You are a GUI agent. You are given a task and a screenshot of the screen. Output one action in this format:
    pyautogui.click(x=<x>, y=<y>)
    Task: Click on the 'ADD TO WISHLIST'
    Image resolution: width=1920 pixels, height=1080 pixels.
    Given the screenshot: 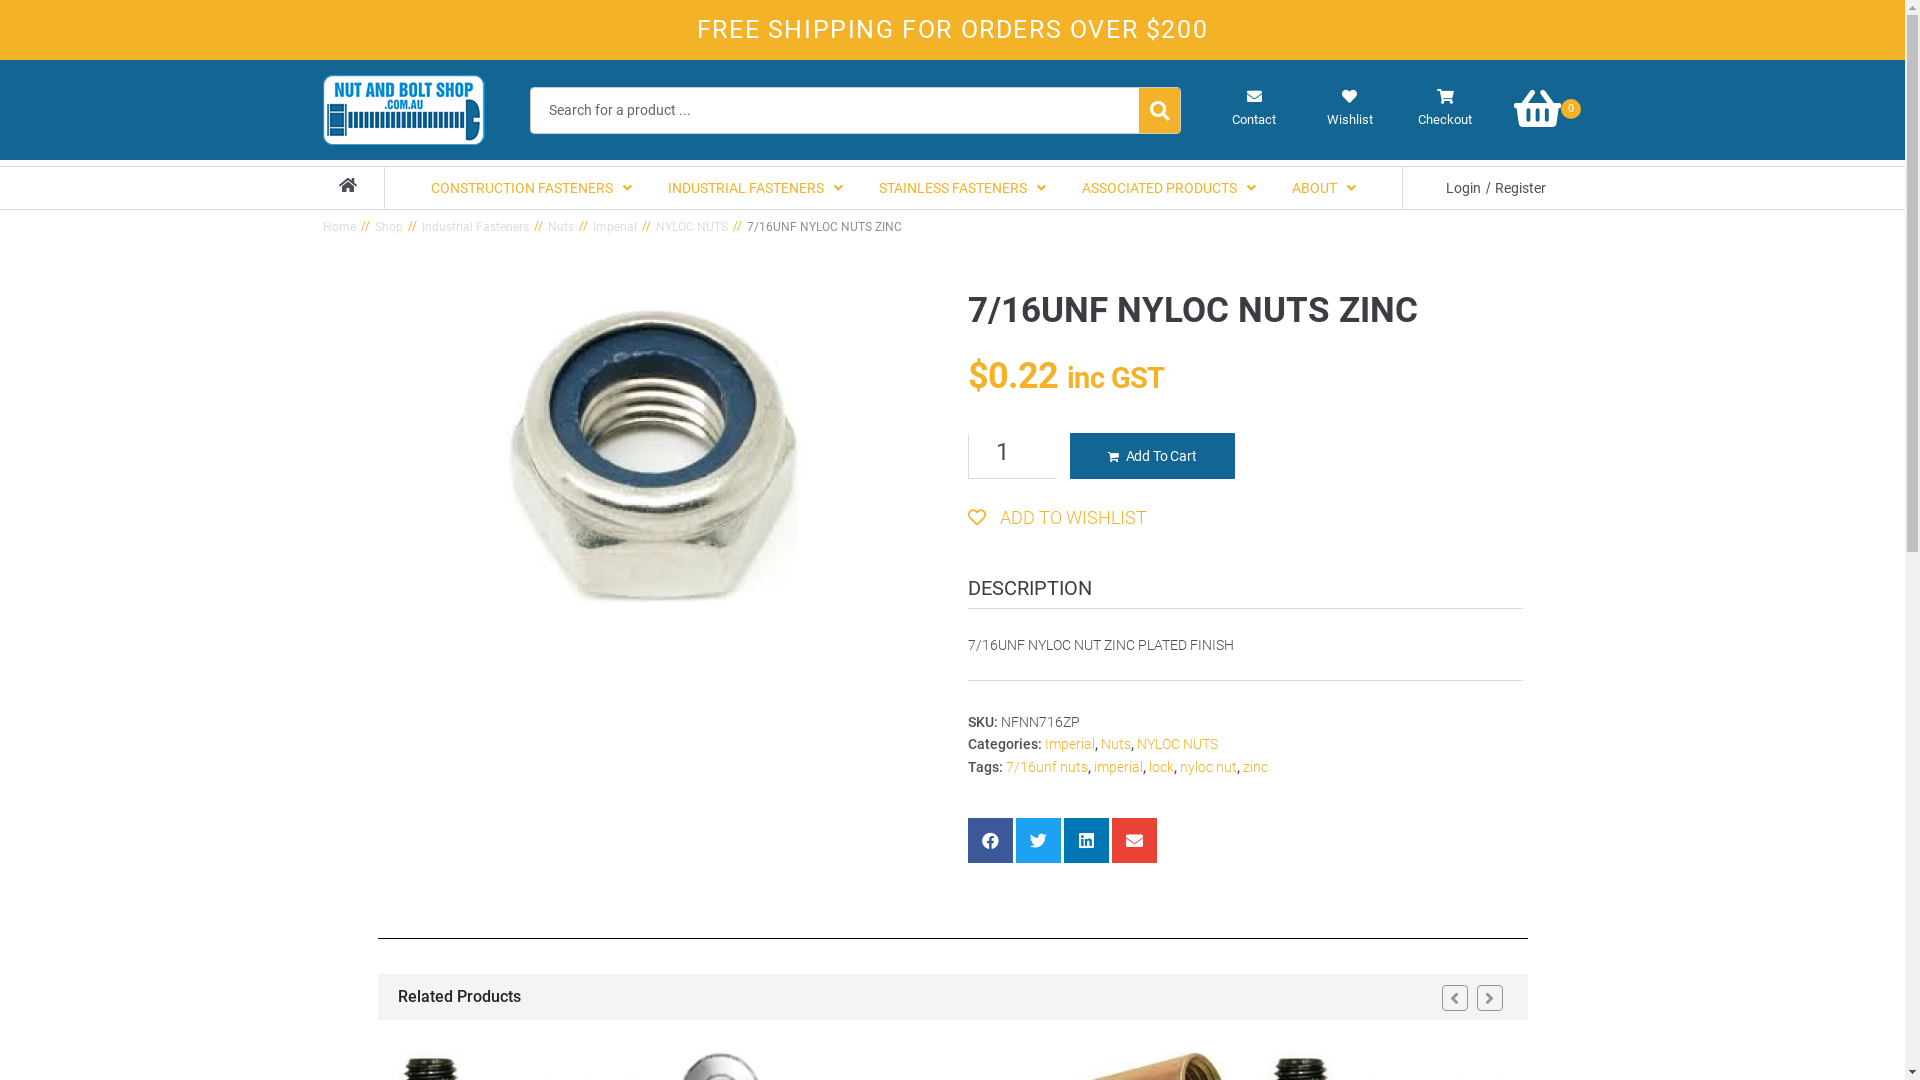 What is the action you would take?
    pyautogui.click(x=1056, y=516)
    